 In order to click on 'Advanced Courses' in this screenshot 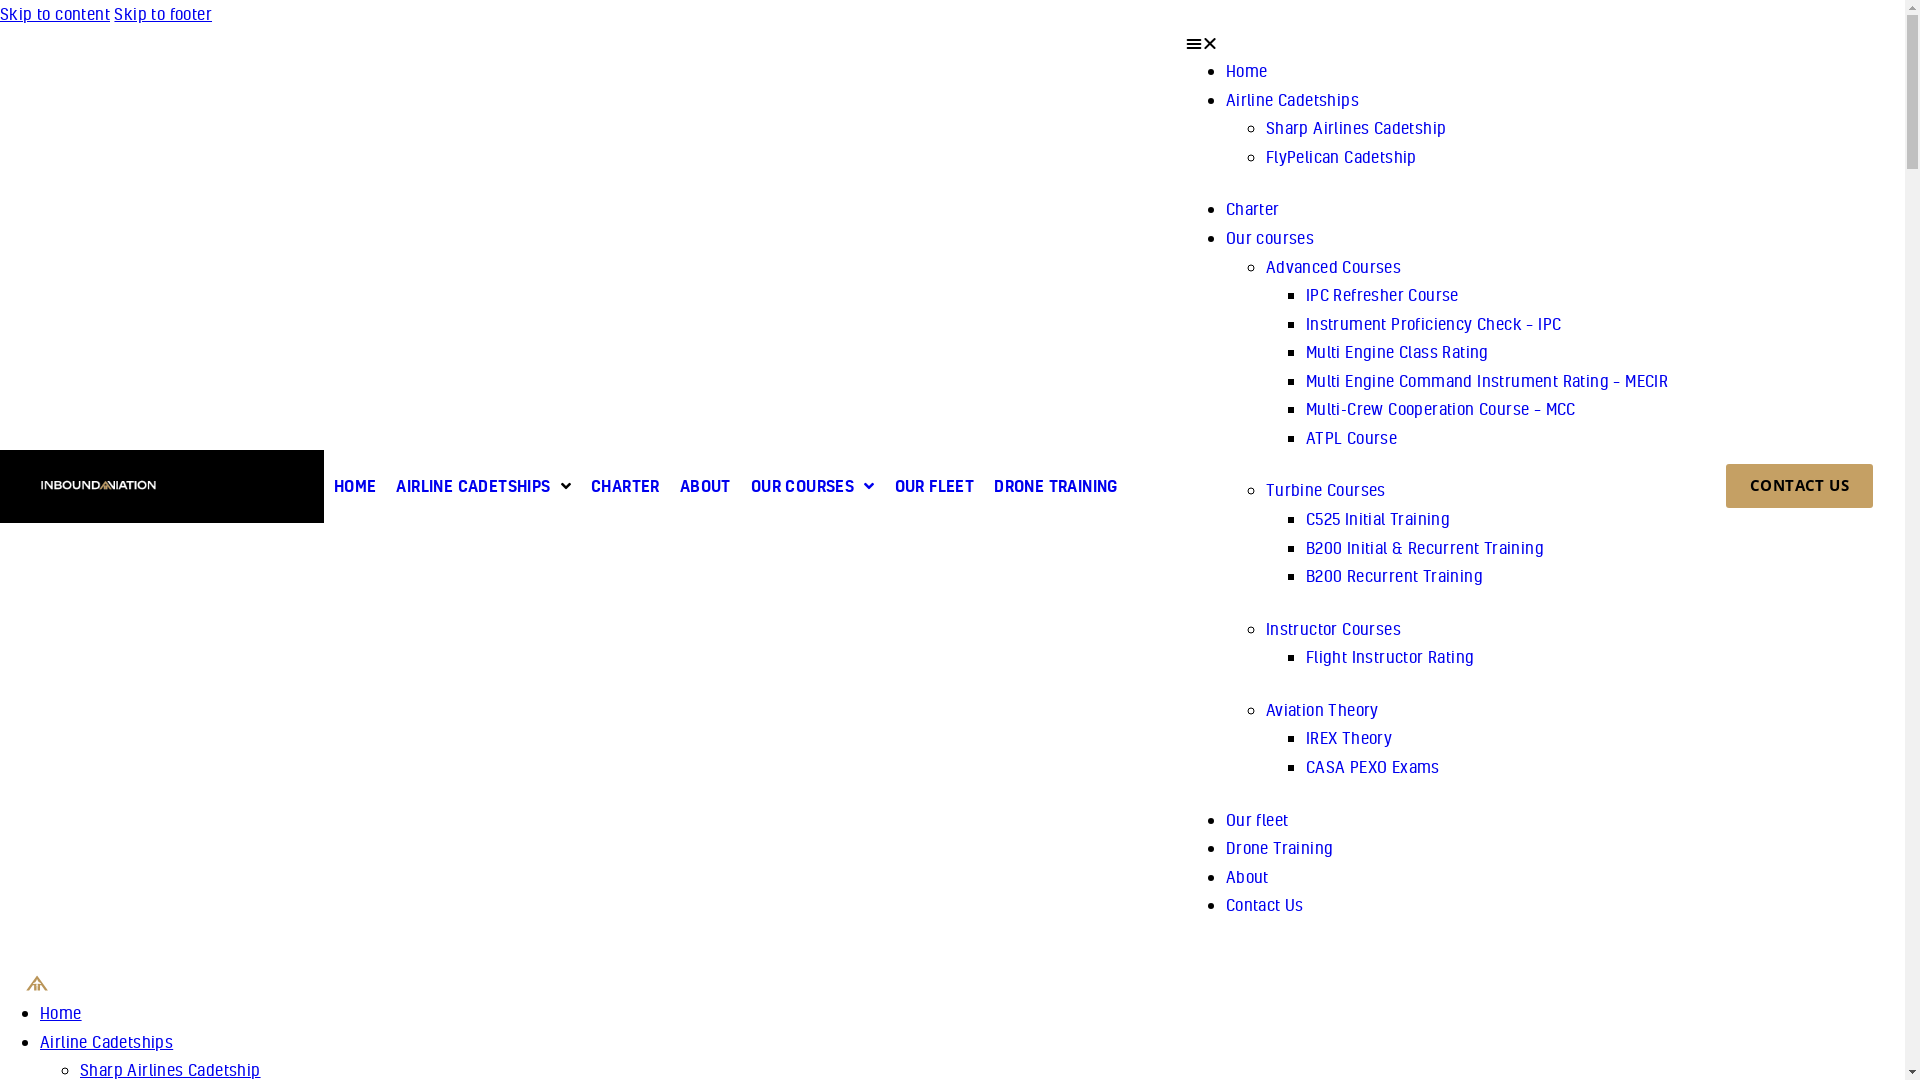, I will do `click(1333, 265)`.